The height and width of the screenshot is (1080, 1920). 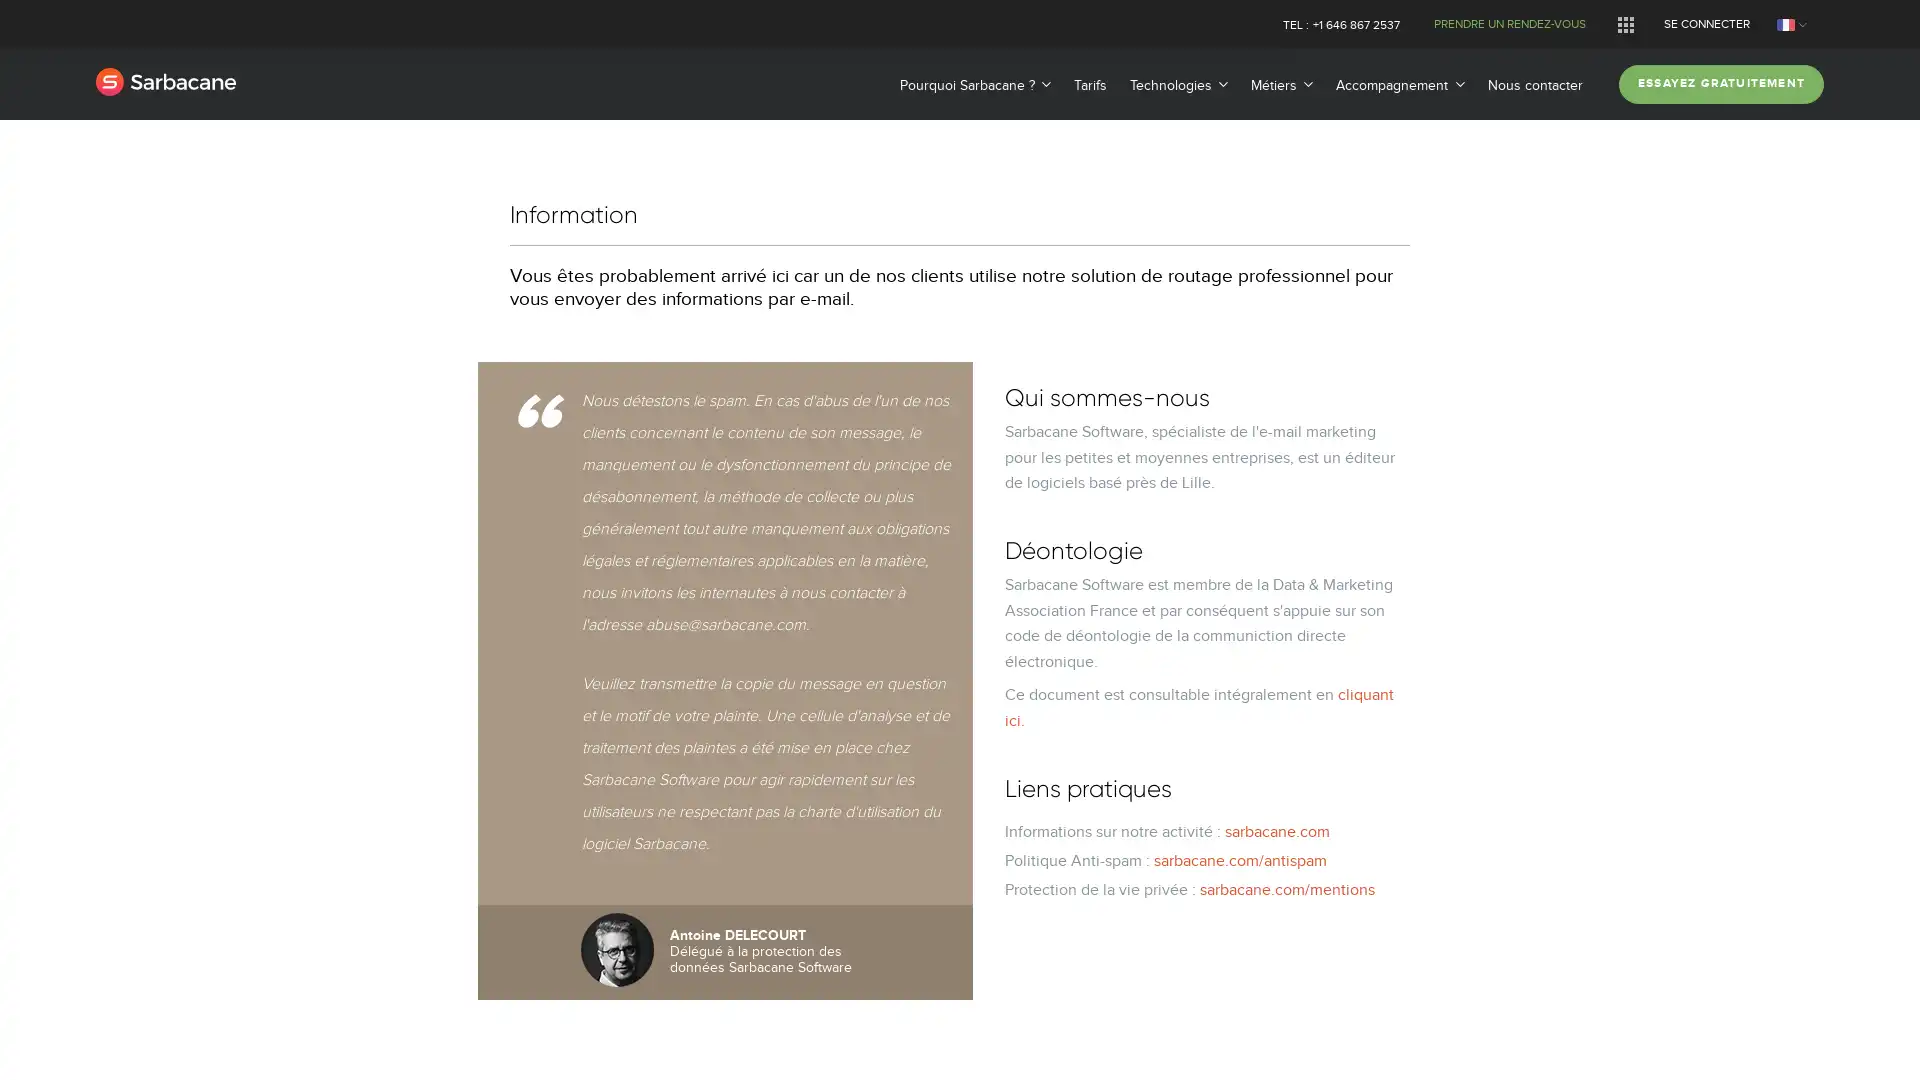 I want to click on Consentements certifies par, so click(x=958, y=641).